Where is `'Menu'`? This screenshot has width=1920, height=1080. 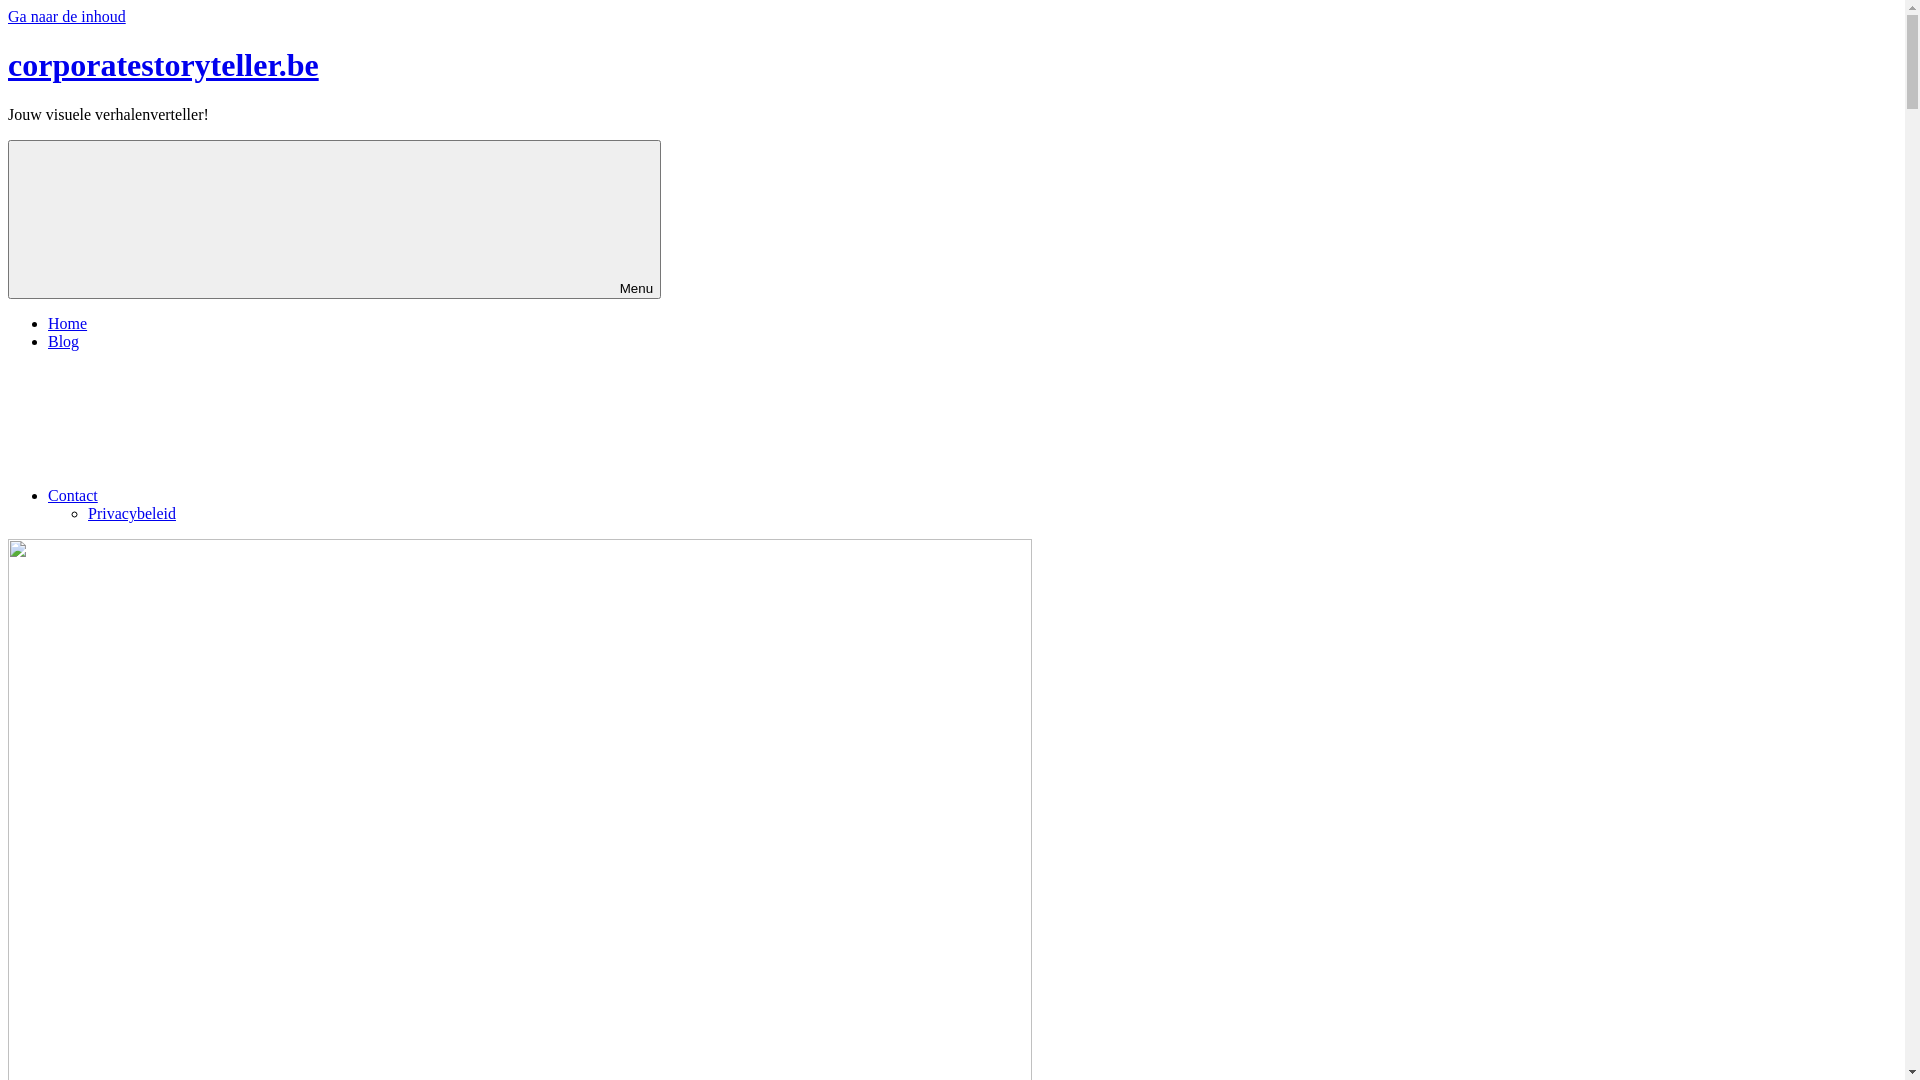
'Menu' is located at coordinates (334, 219).